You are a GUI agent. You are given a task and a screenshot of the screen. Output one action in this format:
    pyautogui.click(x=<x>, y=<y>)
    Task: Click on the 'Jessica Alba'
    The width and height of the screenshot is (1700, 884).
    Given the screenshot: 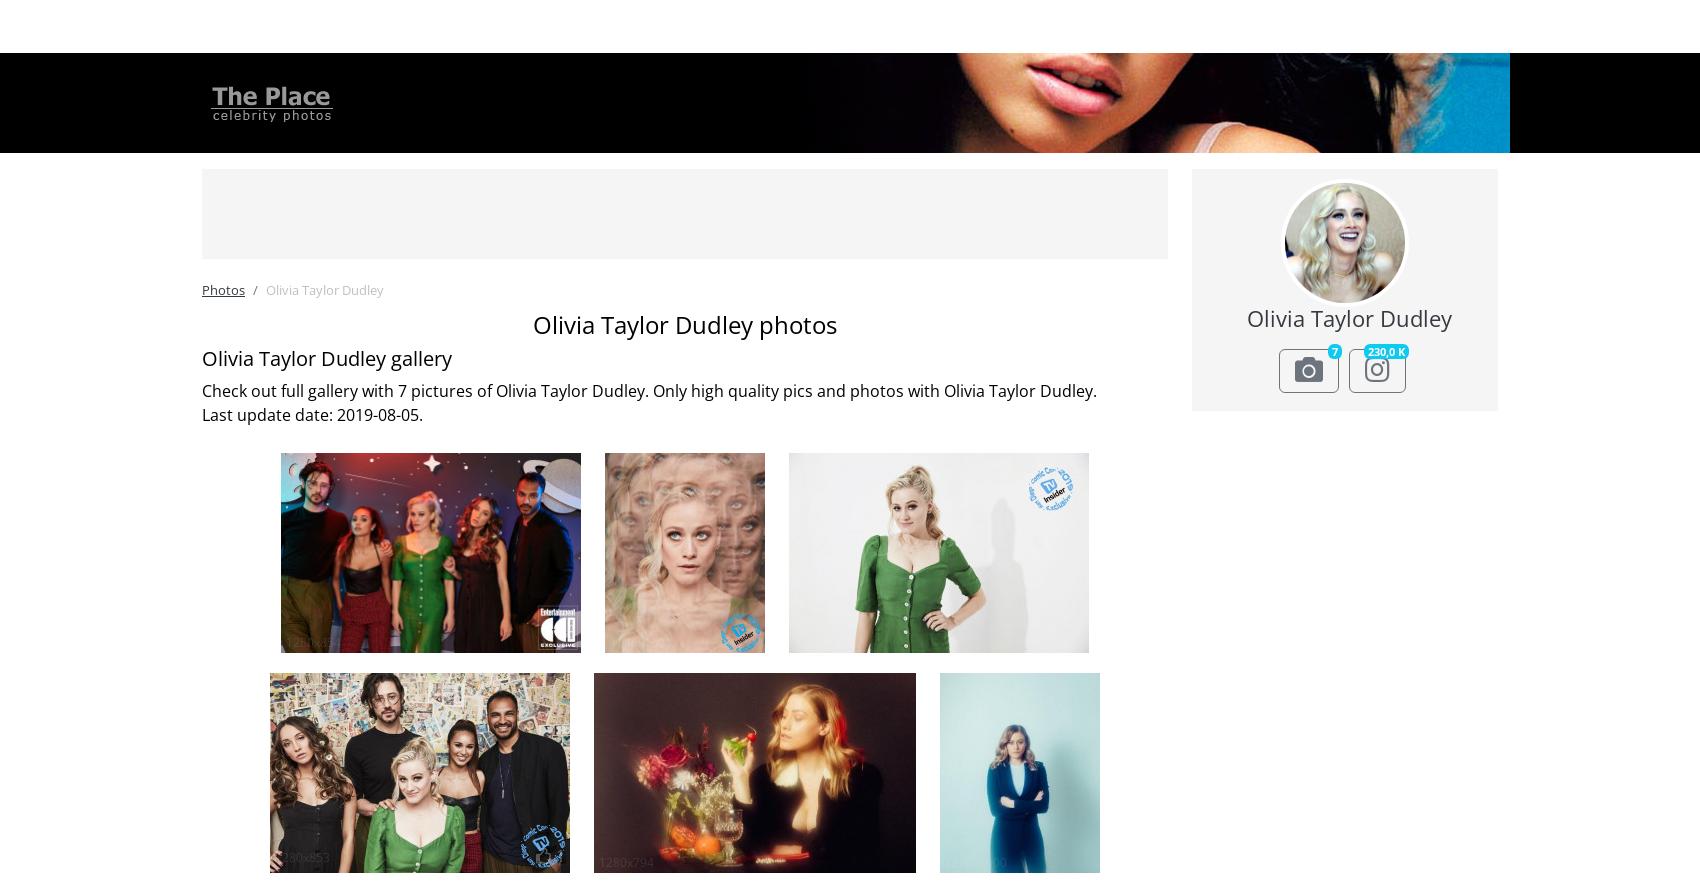 What is the action you would take?
    pyautogui.click(x=337, y=166)
    